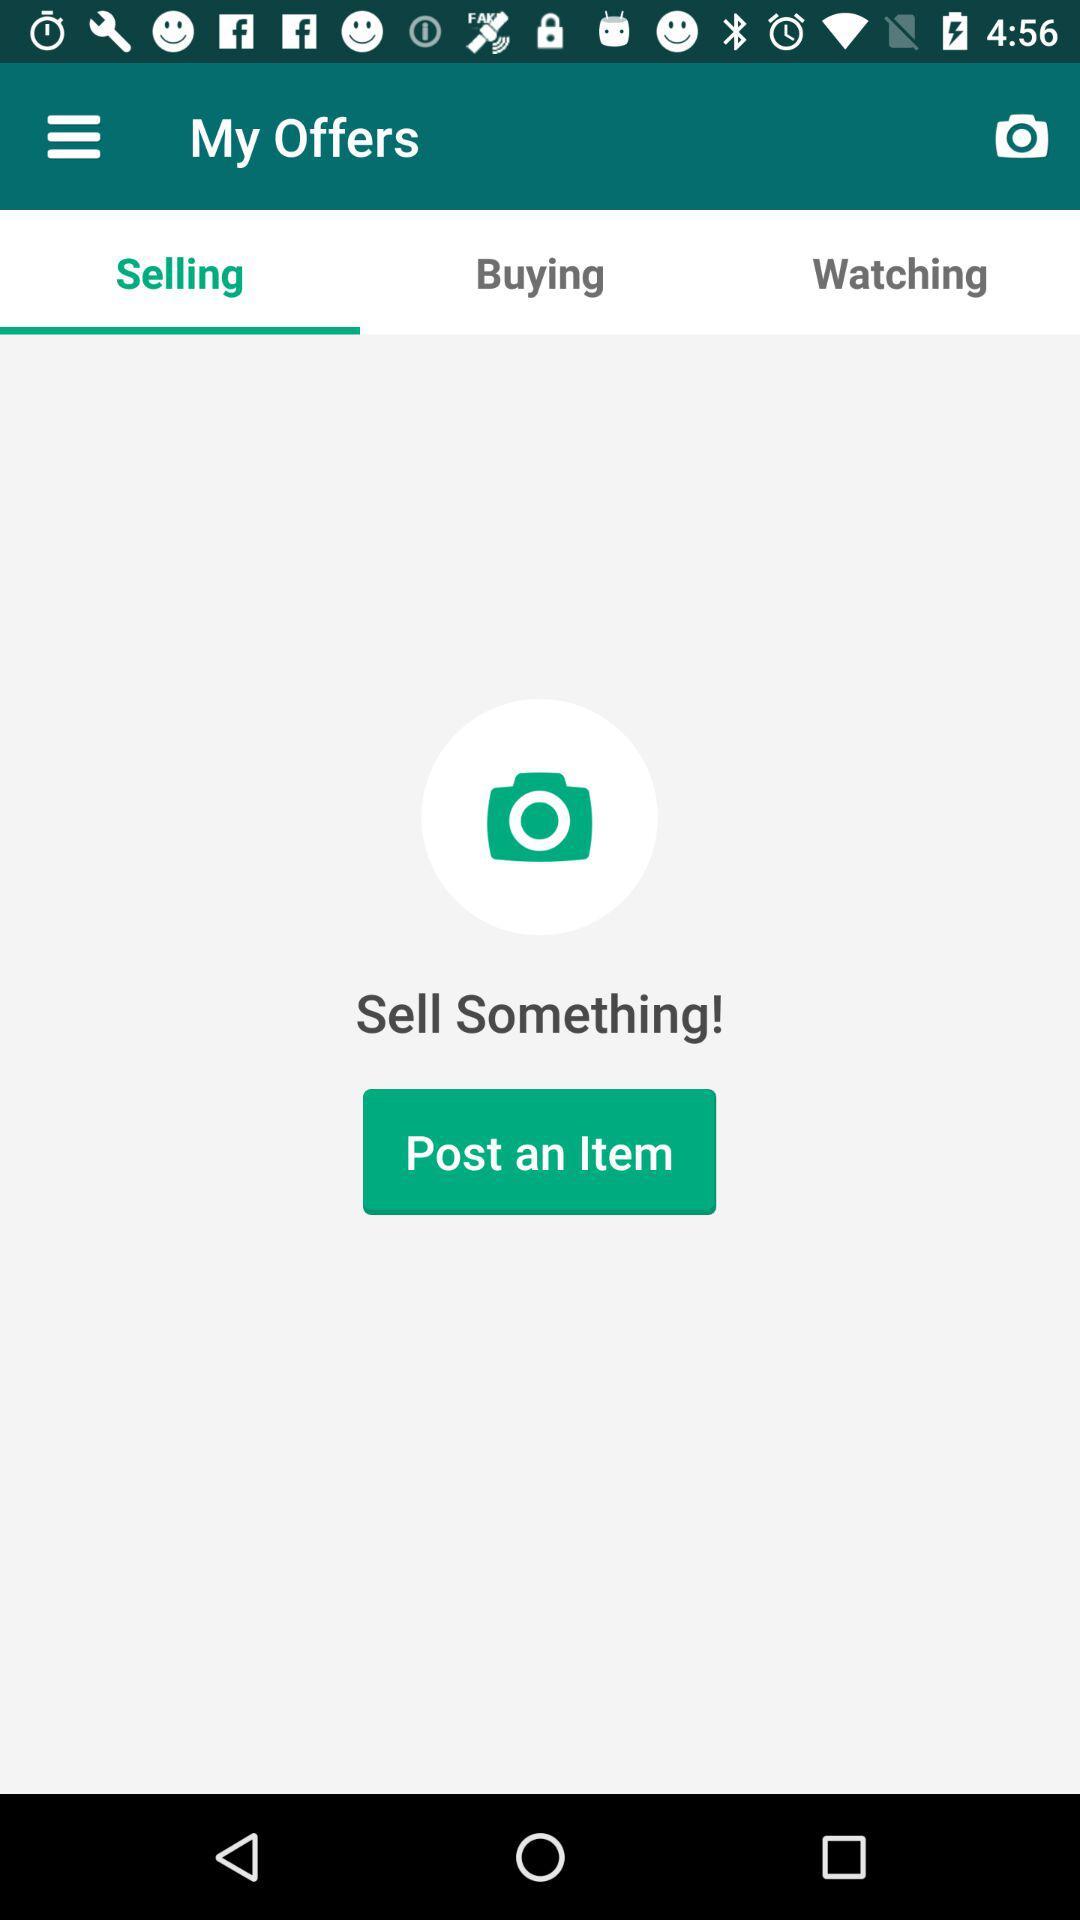 Image resolution: width=1080 pixels, height=1920 pixels. I want to click on app to the right of selling icon, so click(540, 271).